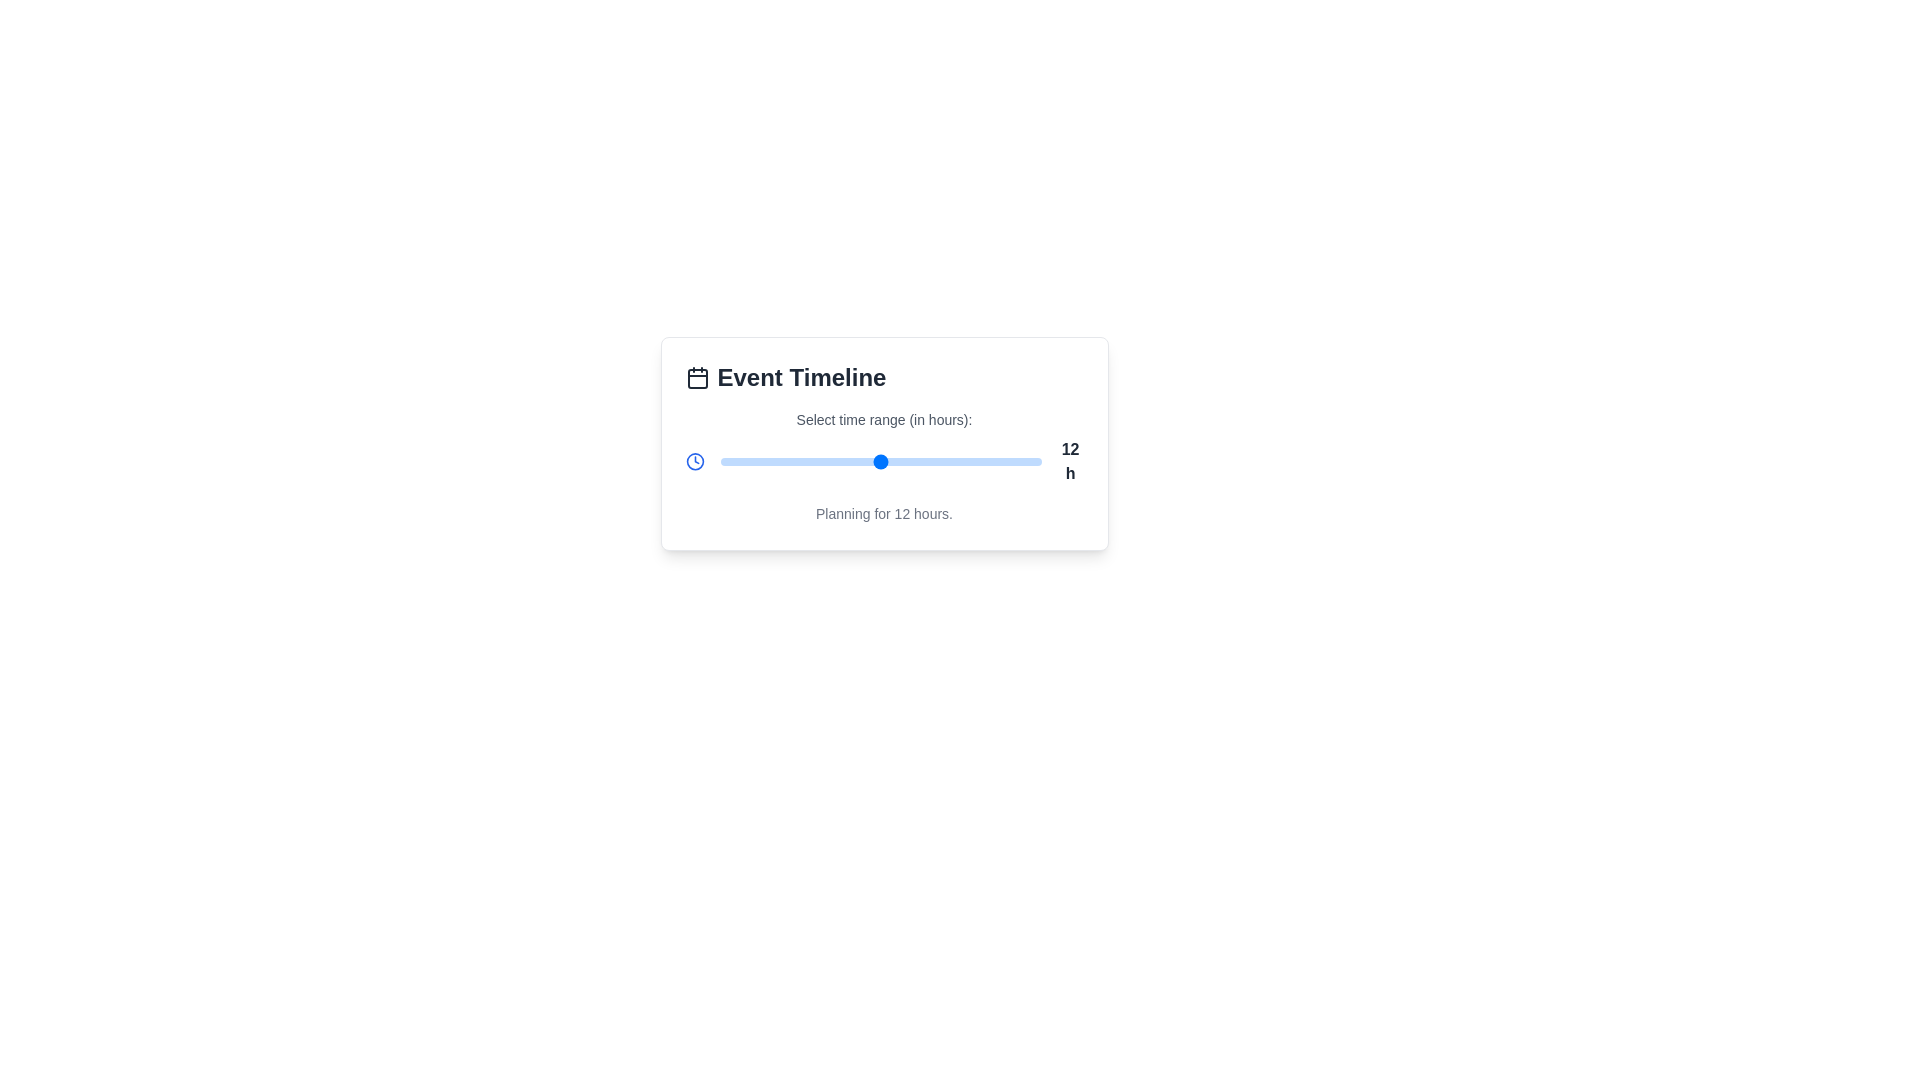  Describe the element at coordinates (1001, 462) in the screenshot. I see `the timeline duration` at that location.